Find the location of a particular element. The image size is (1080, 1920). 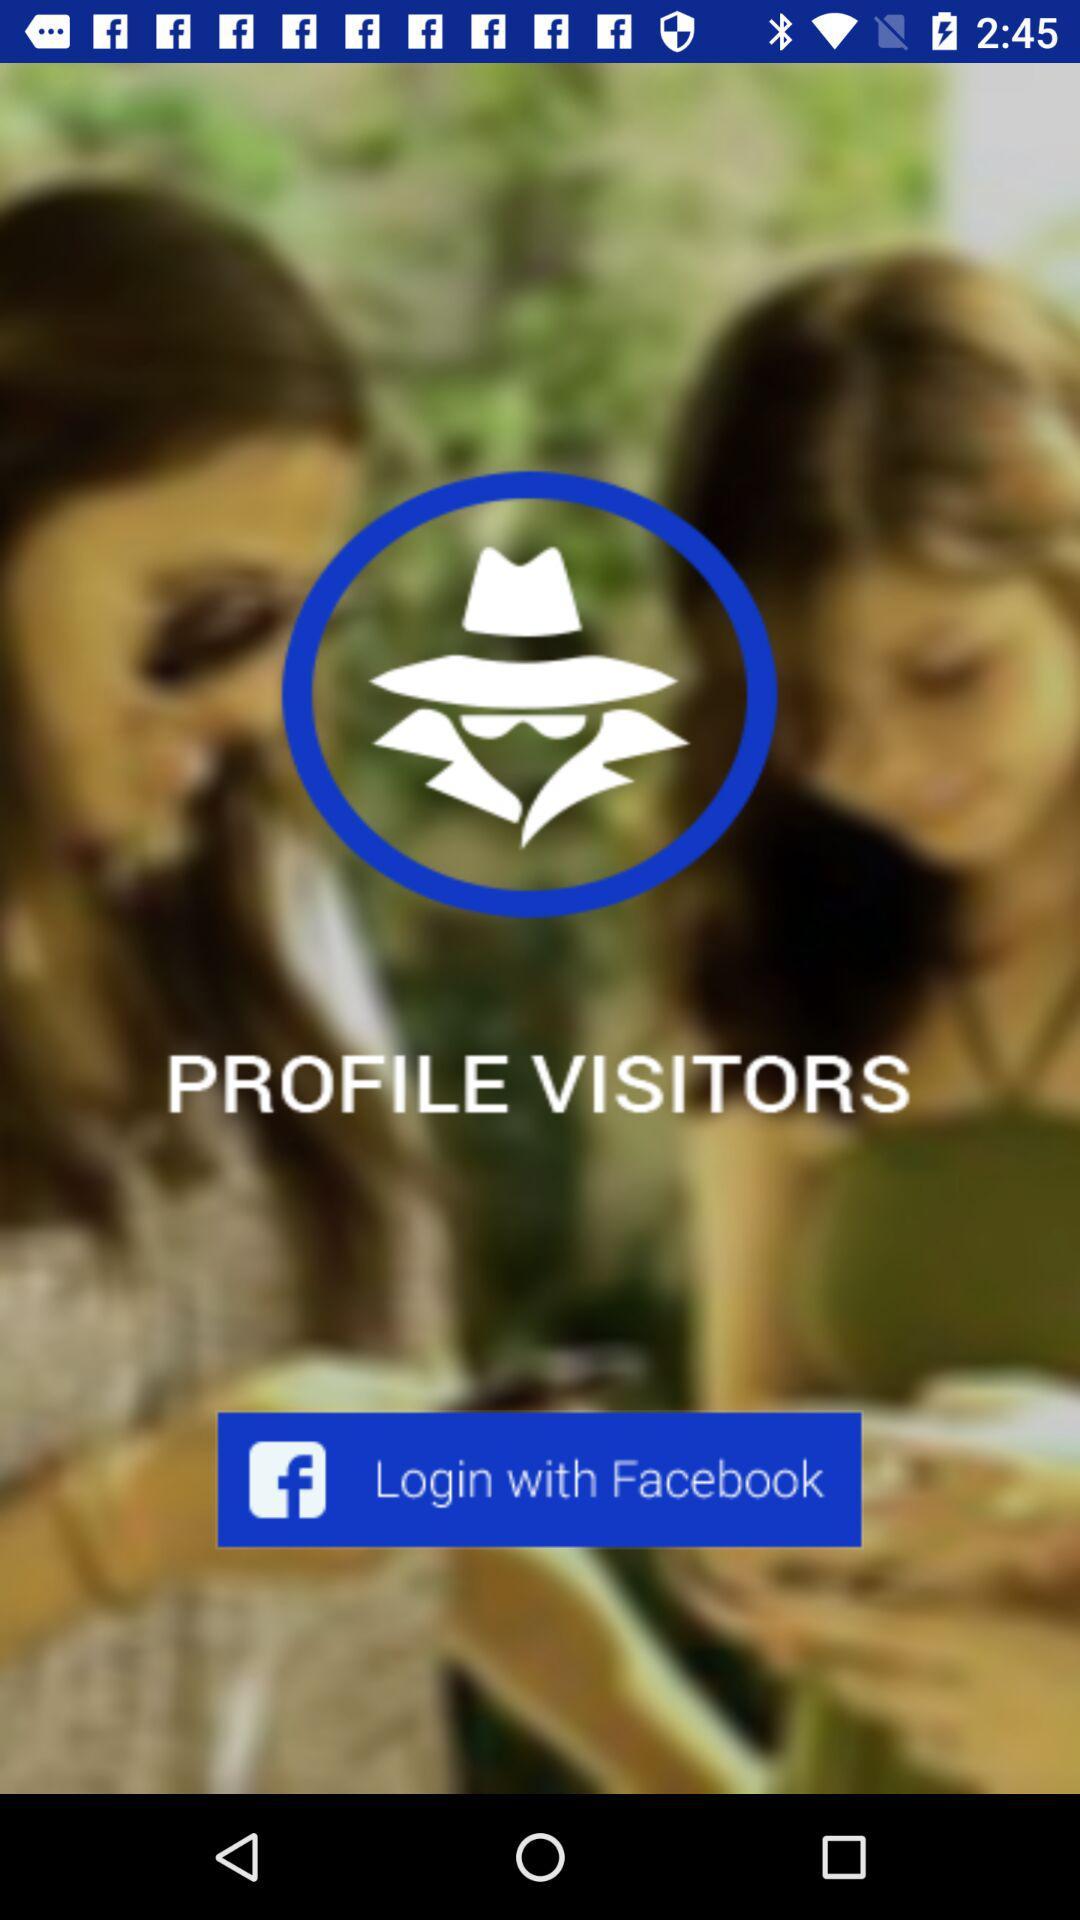

log in with fb is located at coordinates (538, 1479).